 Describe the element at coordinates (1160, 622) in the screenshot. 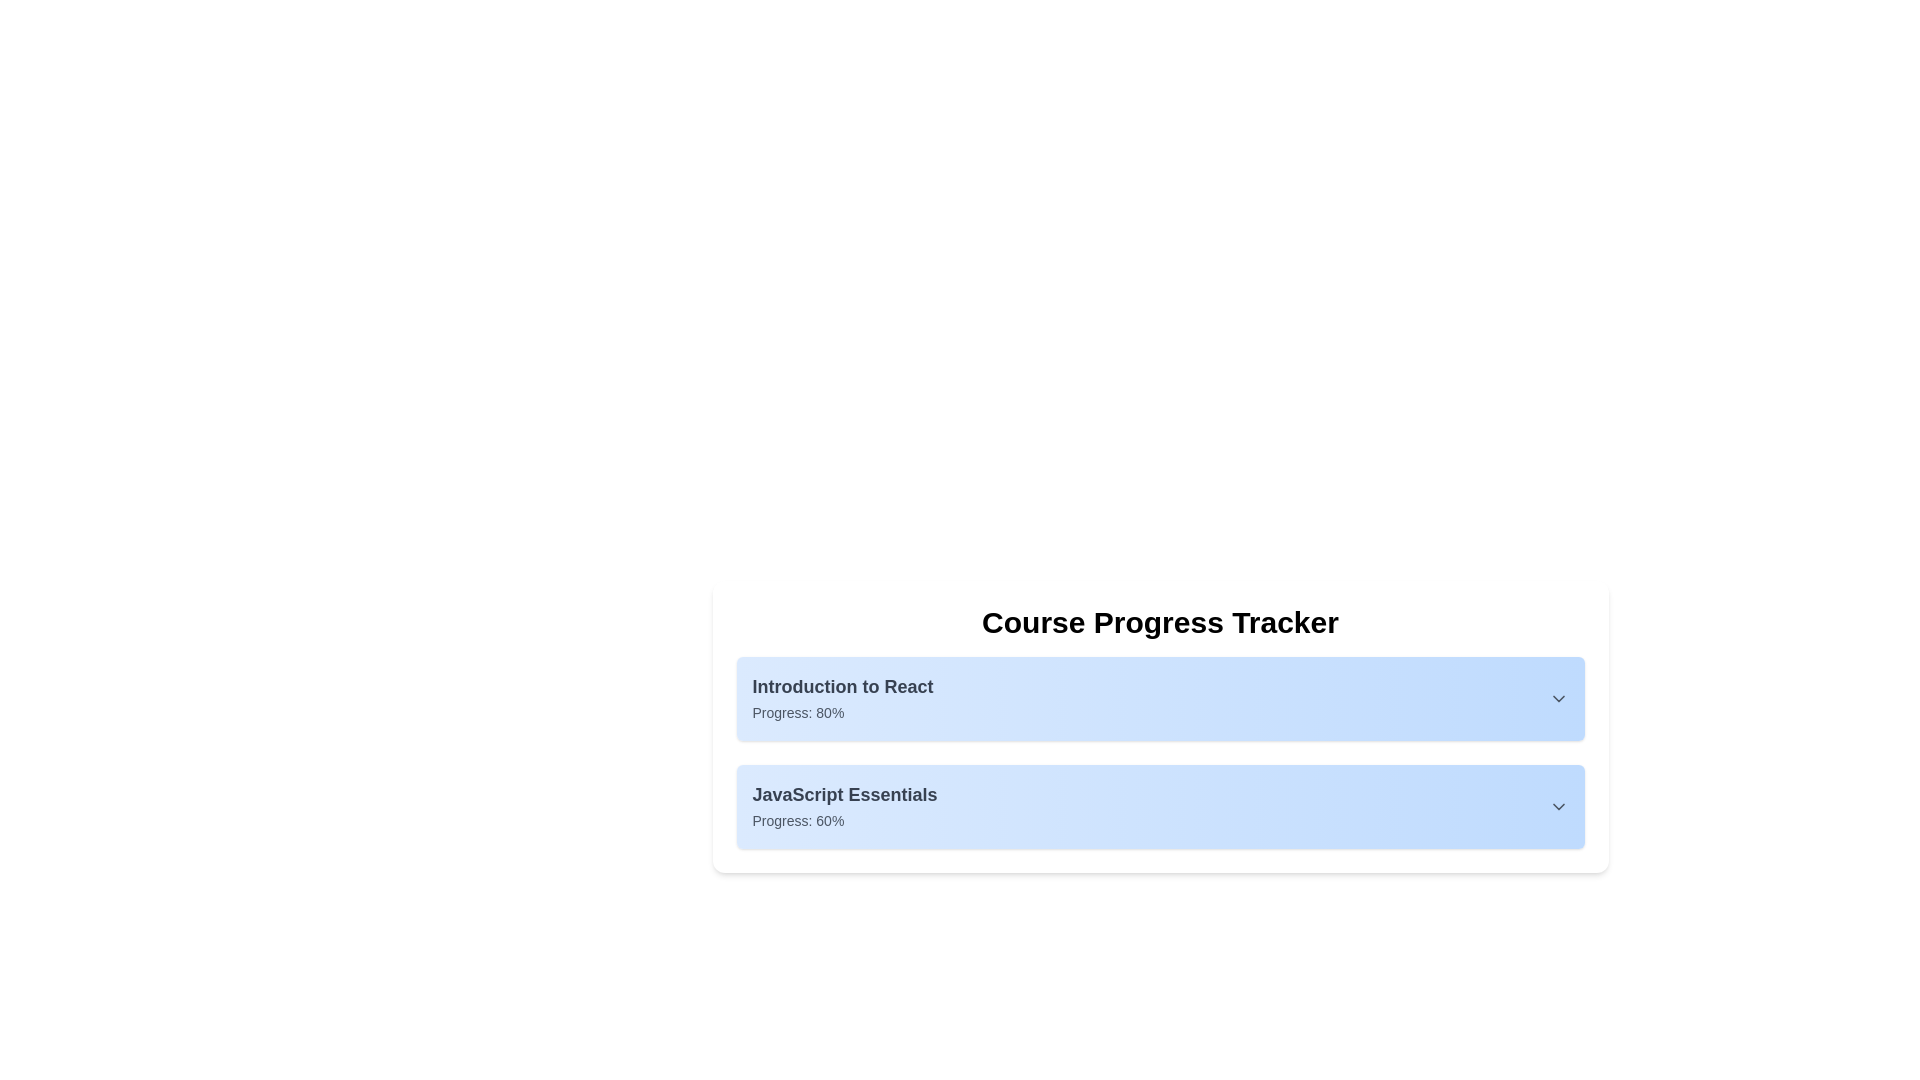

I see `the text heading element that serves as the title for the course progress section, positioned at the top of the card` at that location.